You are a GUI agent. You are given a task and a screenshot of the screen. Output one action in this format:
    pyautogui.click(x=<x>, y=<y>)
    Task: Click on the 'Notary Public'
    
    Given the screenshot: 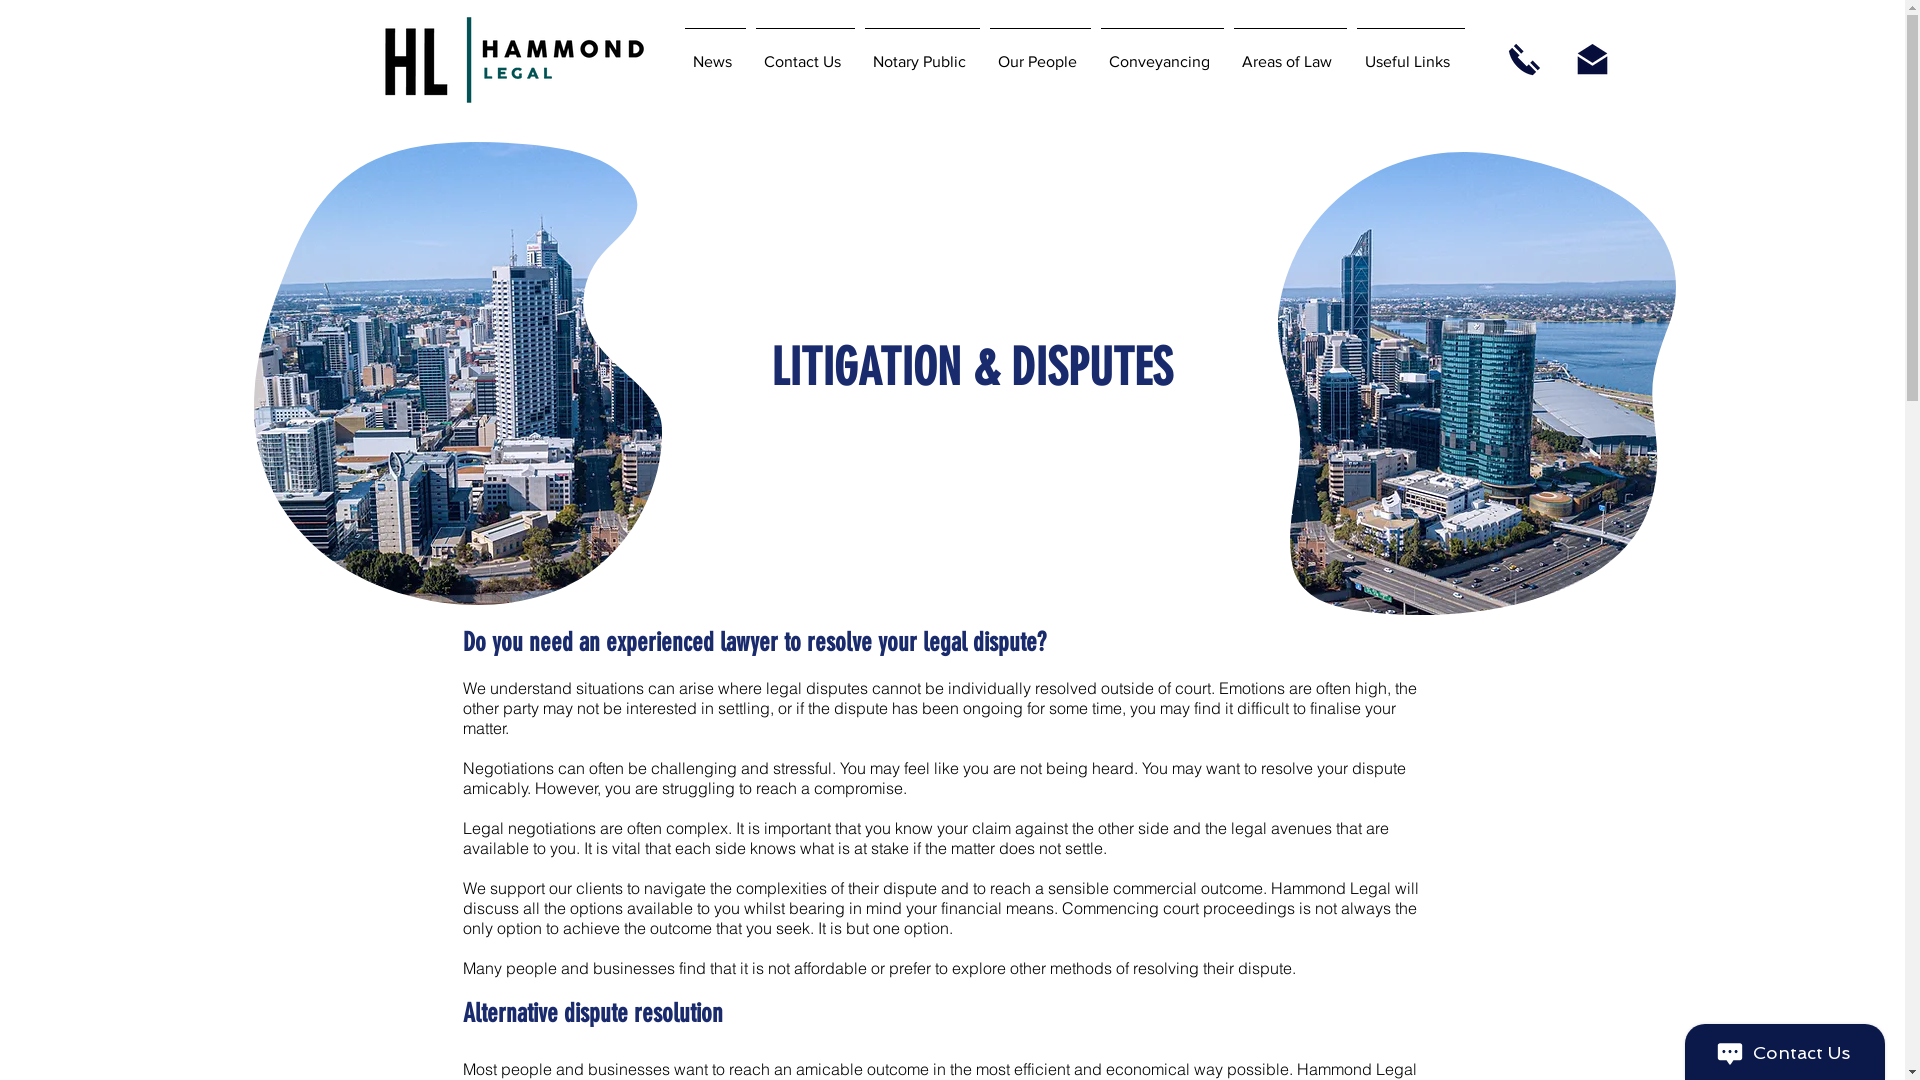 What is the action you would take?
    pyautogui.click(x=921, y=52)
    